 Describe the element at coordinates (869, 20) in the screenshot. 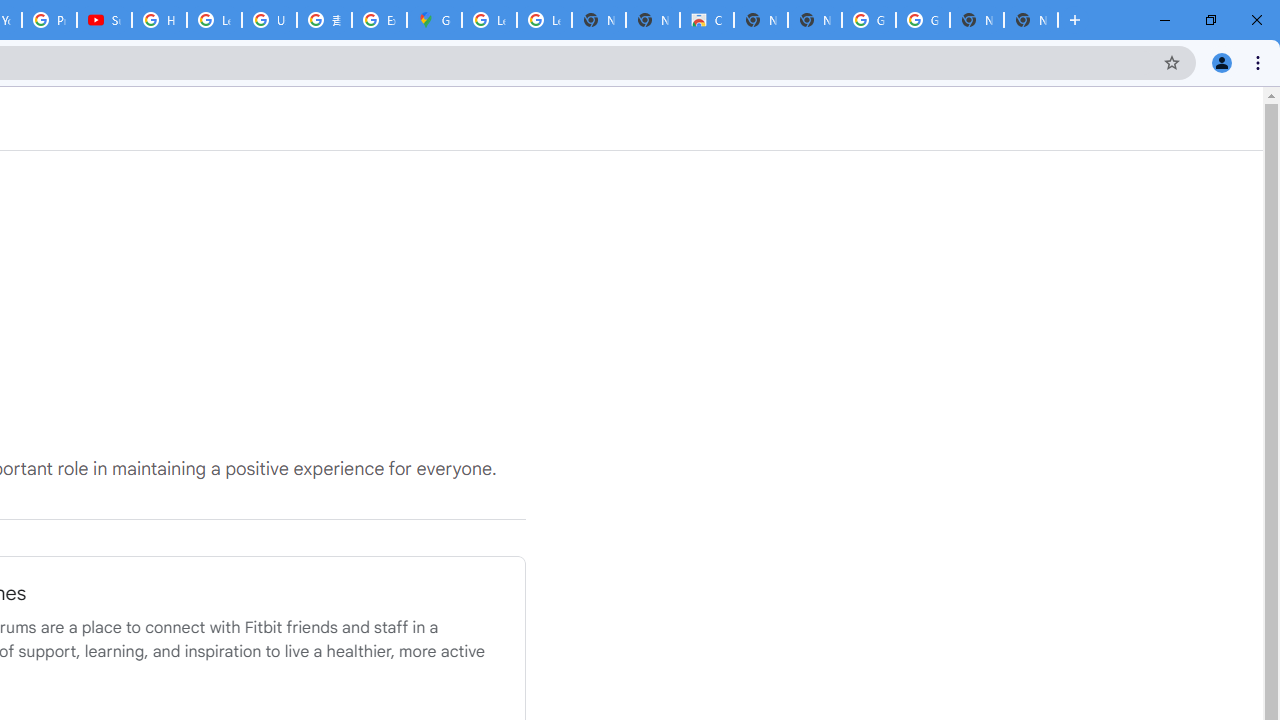

I see `'Google Images'` at that location.